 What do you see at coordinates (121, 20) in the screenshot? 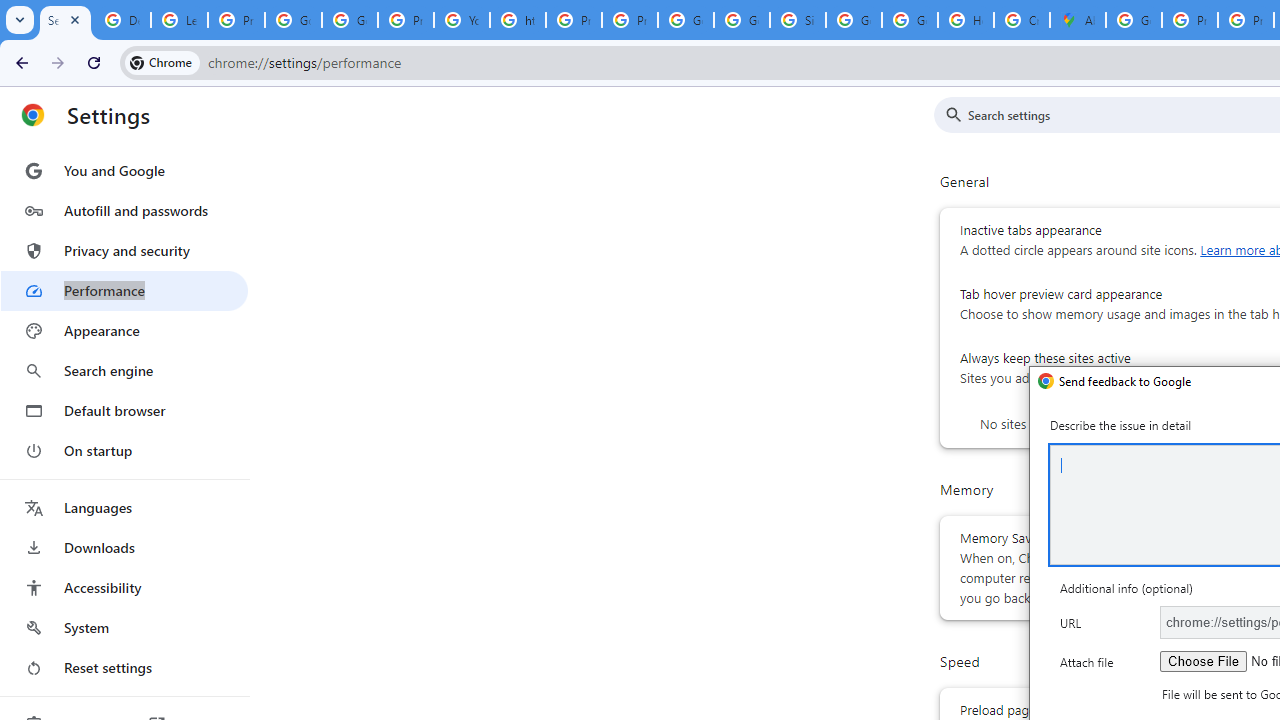
I see `'Delete photos & videos - Computer - Google Photos Help'` at bounding box center [121, 20].